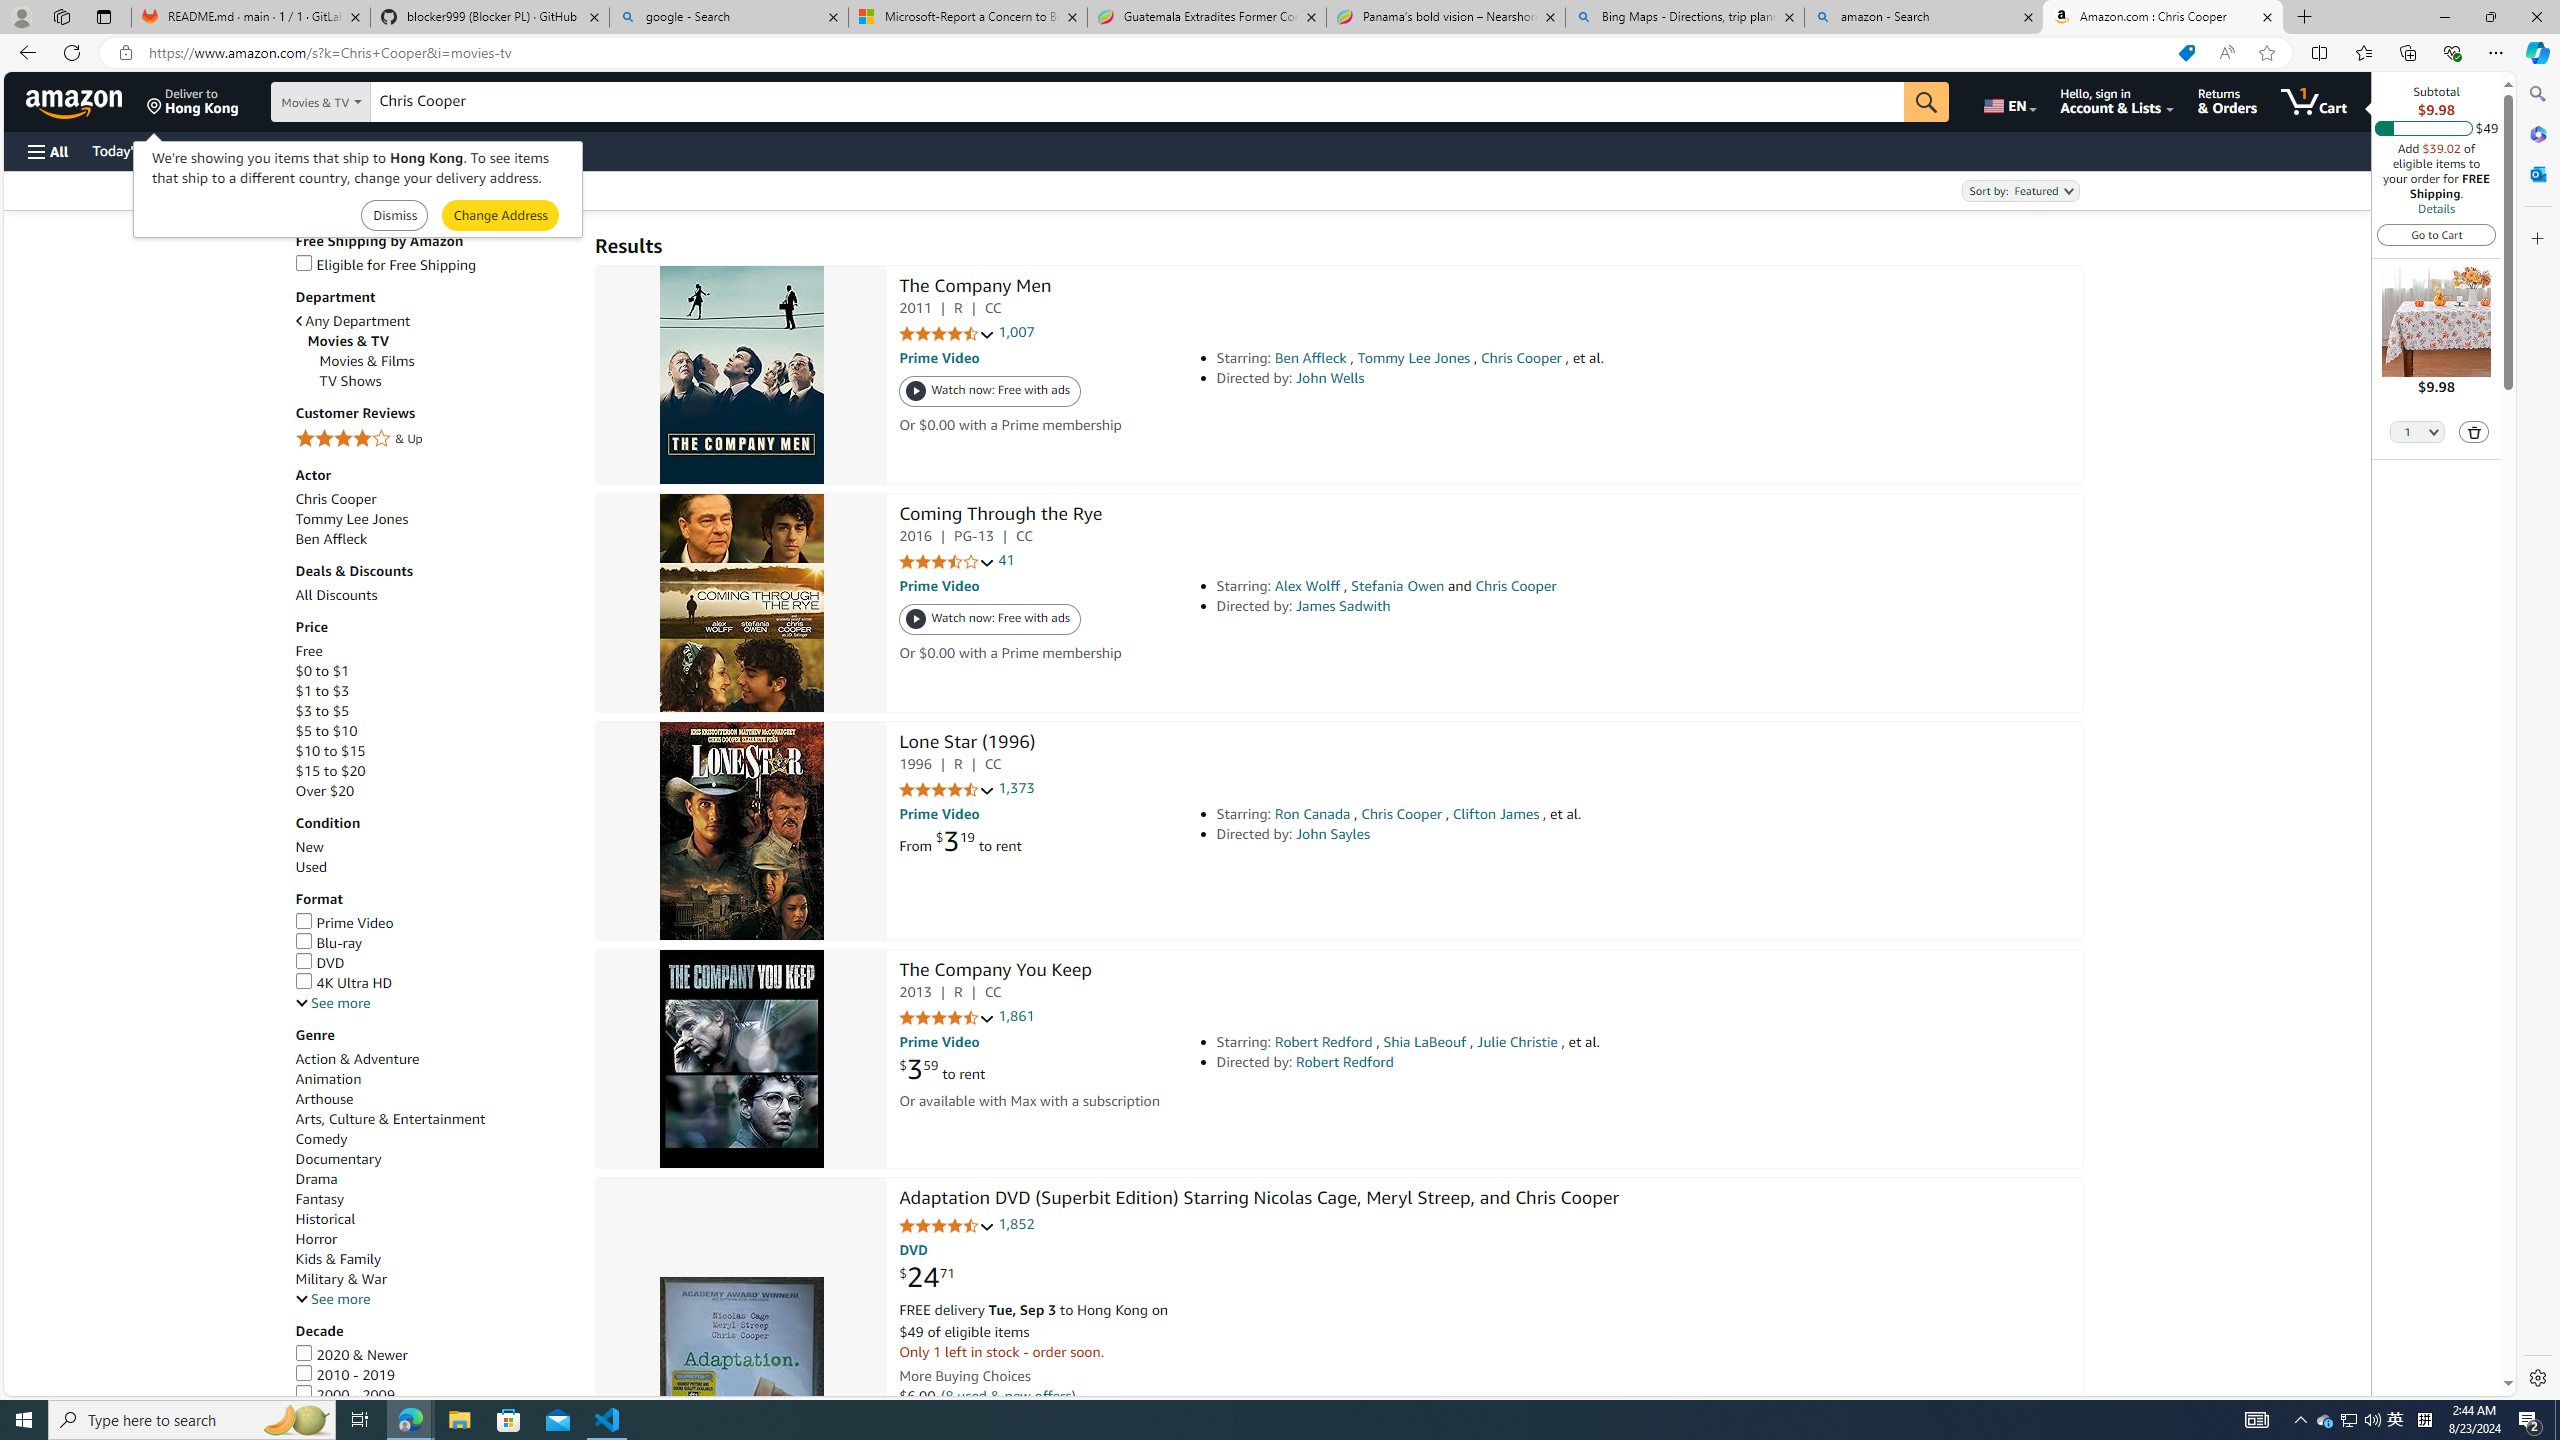 This screenshot has height=1440, width=2560. Describe the element at coordinates (310, 866) in the screenshot. I see `'Used'` at that location.